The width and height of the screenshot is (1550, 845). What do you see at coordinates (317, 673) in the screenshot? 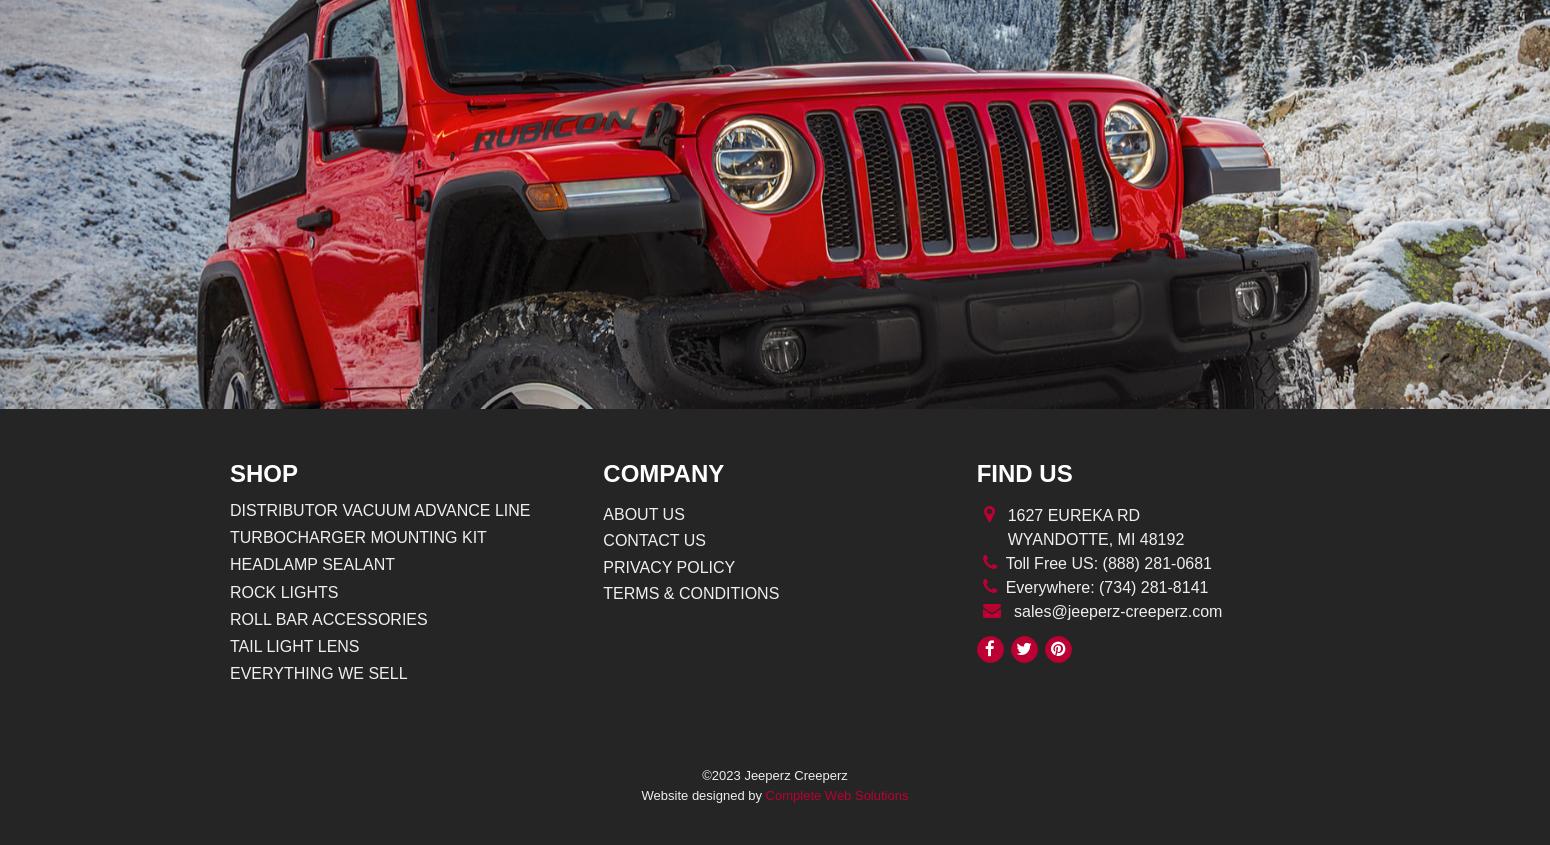
I see `'Everything We Sell'` at bounding box center [317, 673].